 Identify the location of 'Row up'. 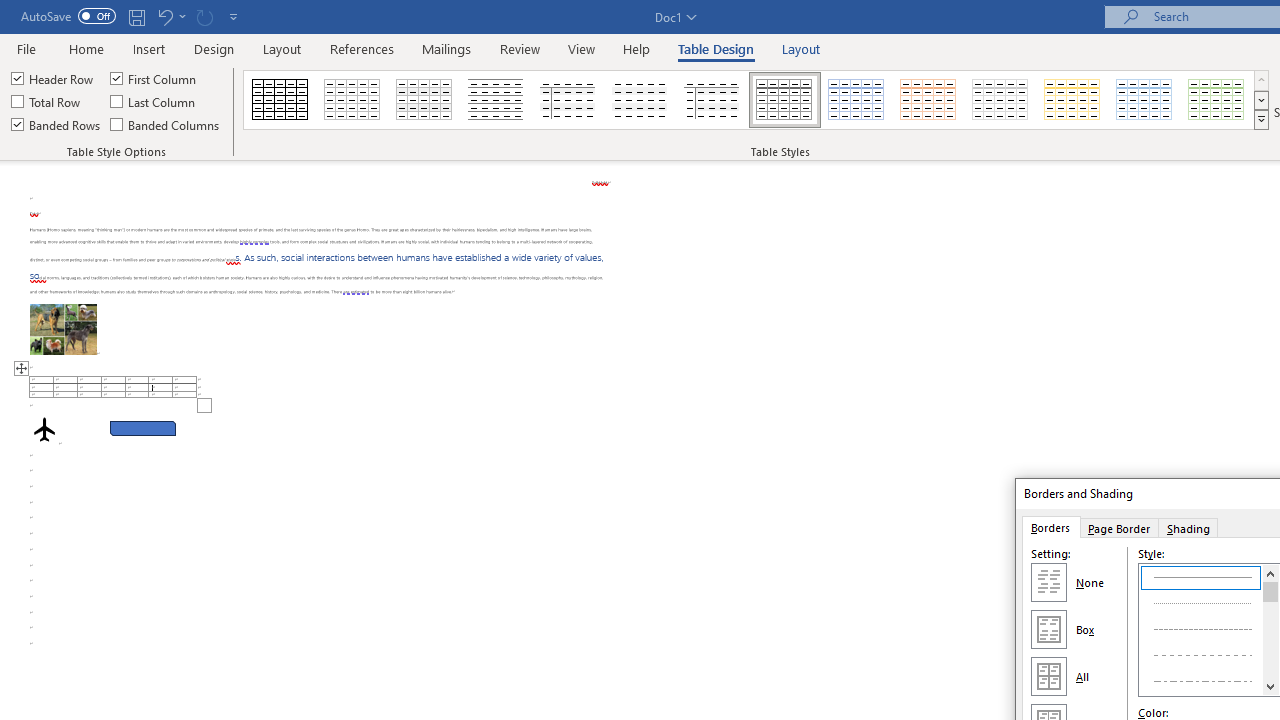
(1260, 79).